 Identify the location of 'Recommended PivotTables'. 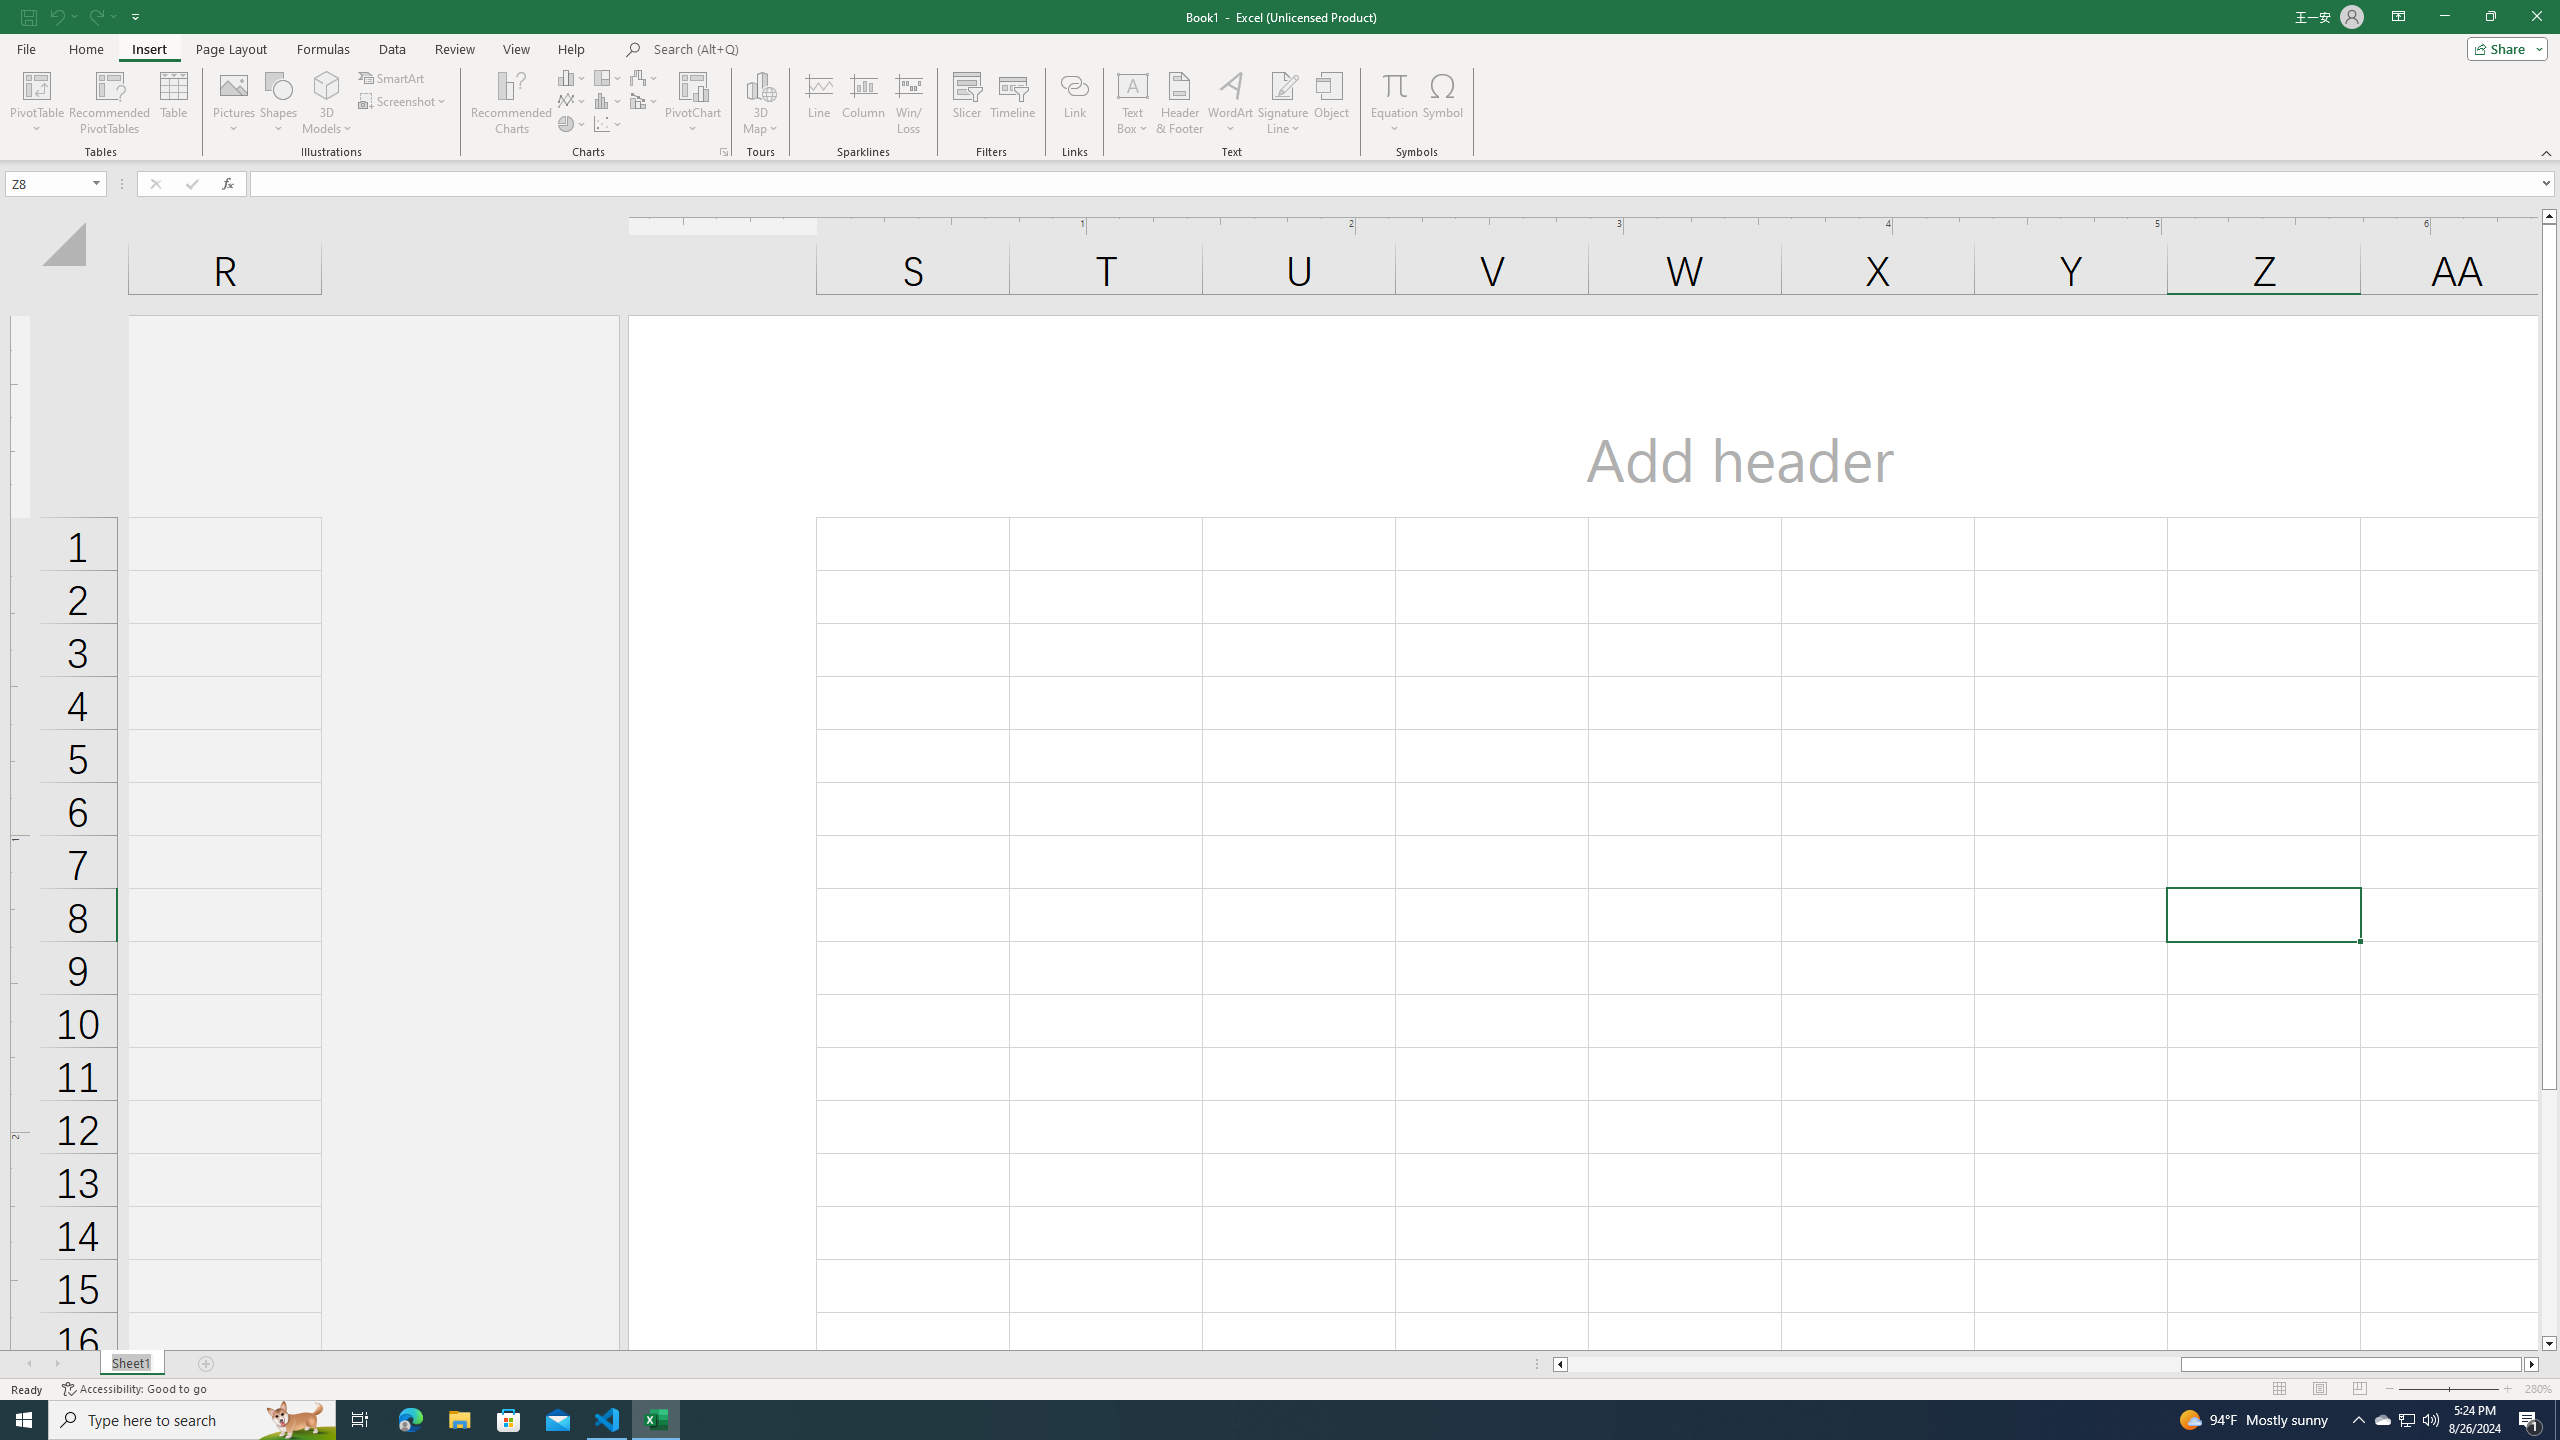
(110, 103).